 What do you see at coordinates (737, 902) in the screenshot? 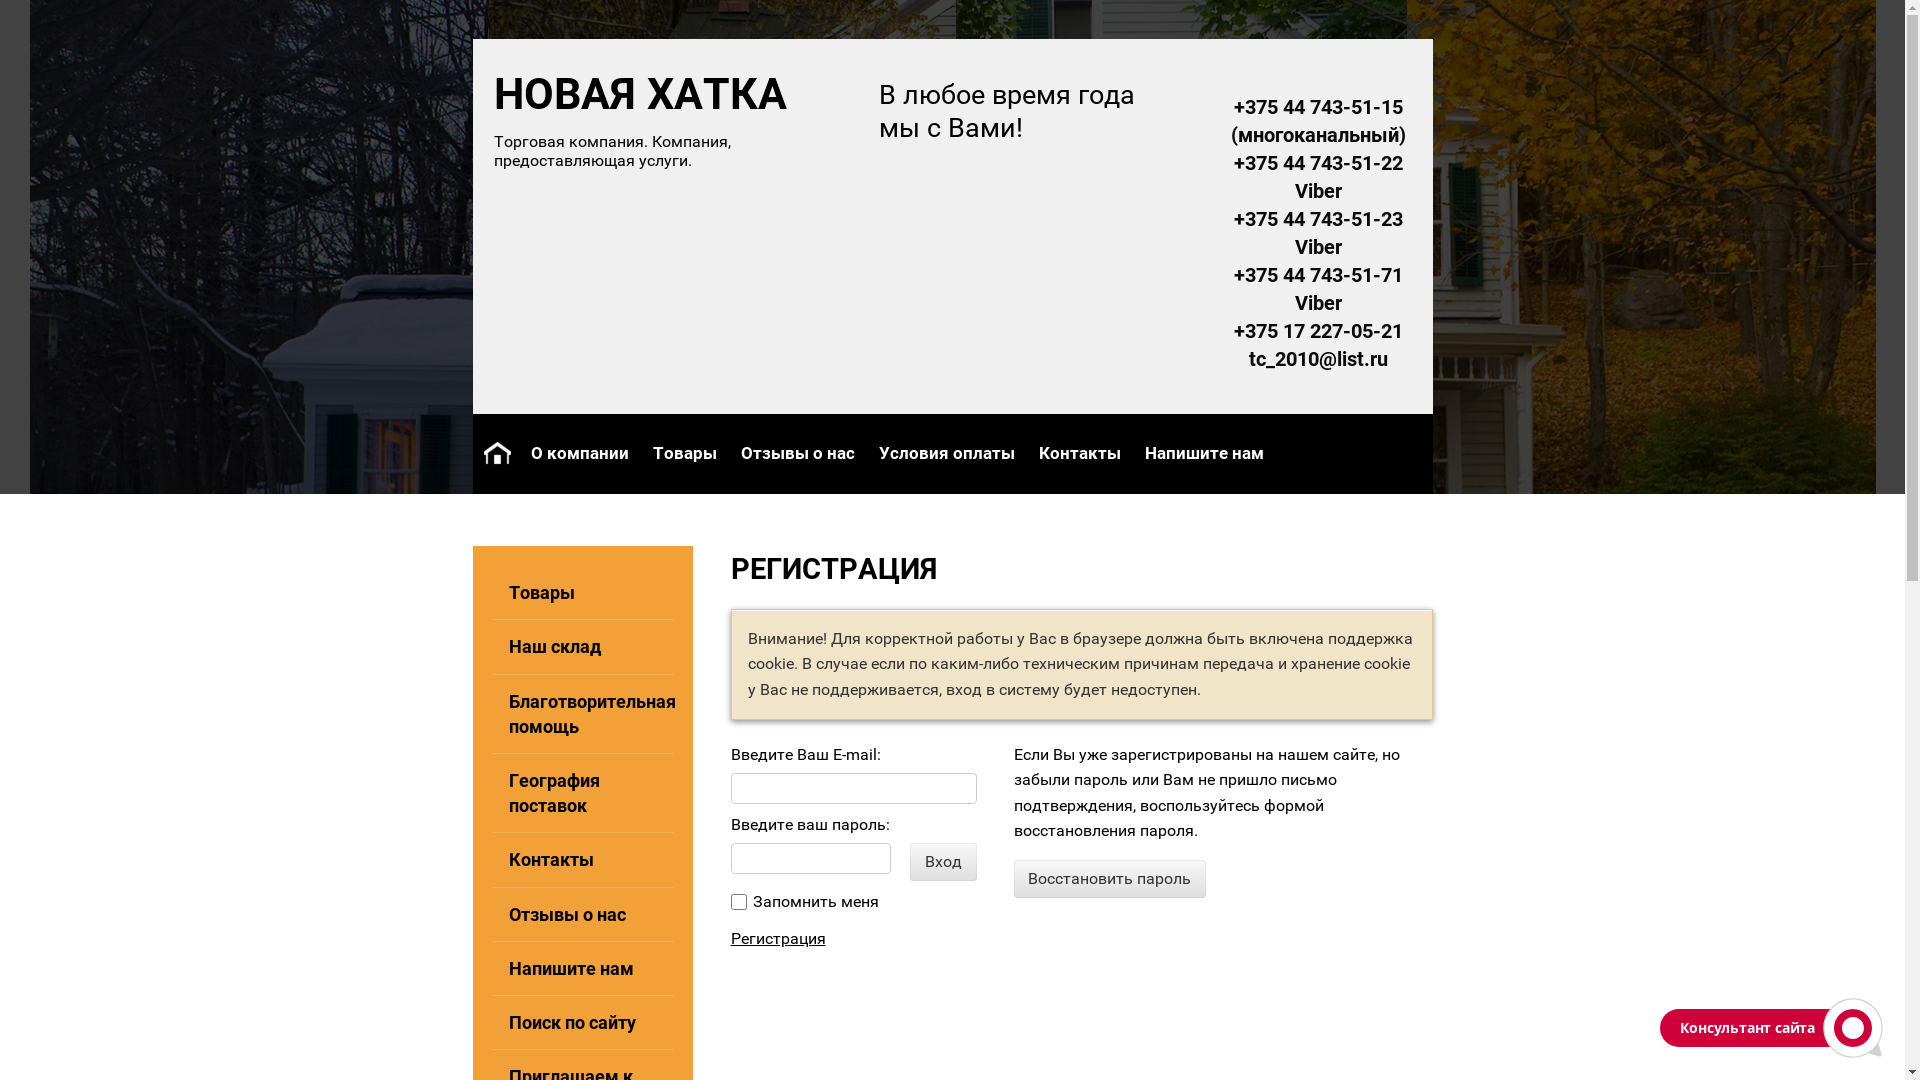
I see `'0'` at bounding box center [737, 902].